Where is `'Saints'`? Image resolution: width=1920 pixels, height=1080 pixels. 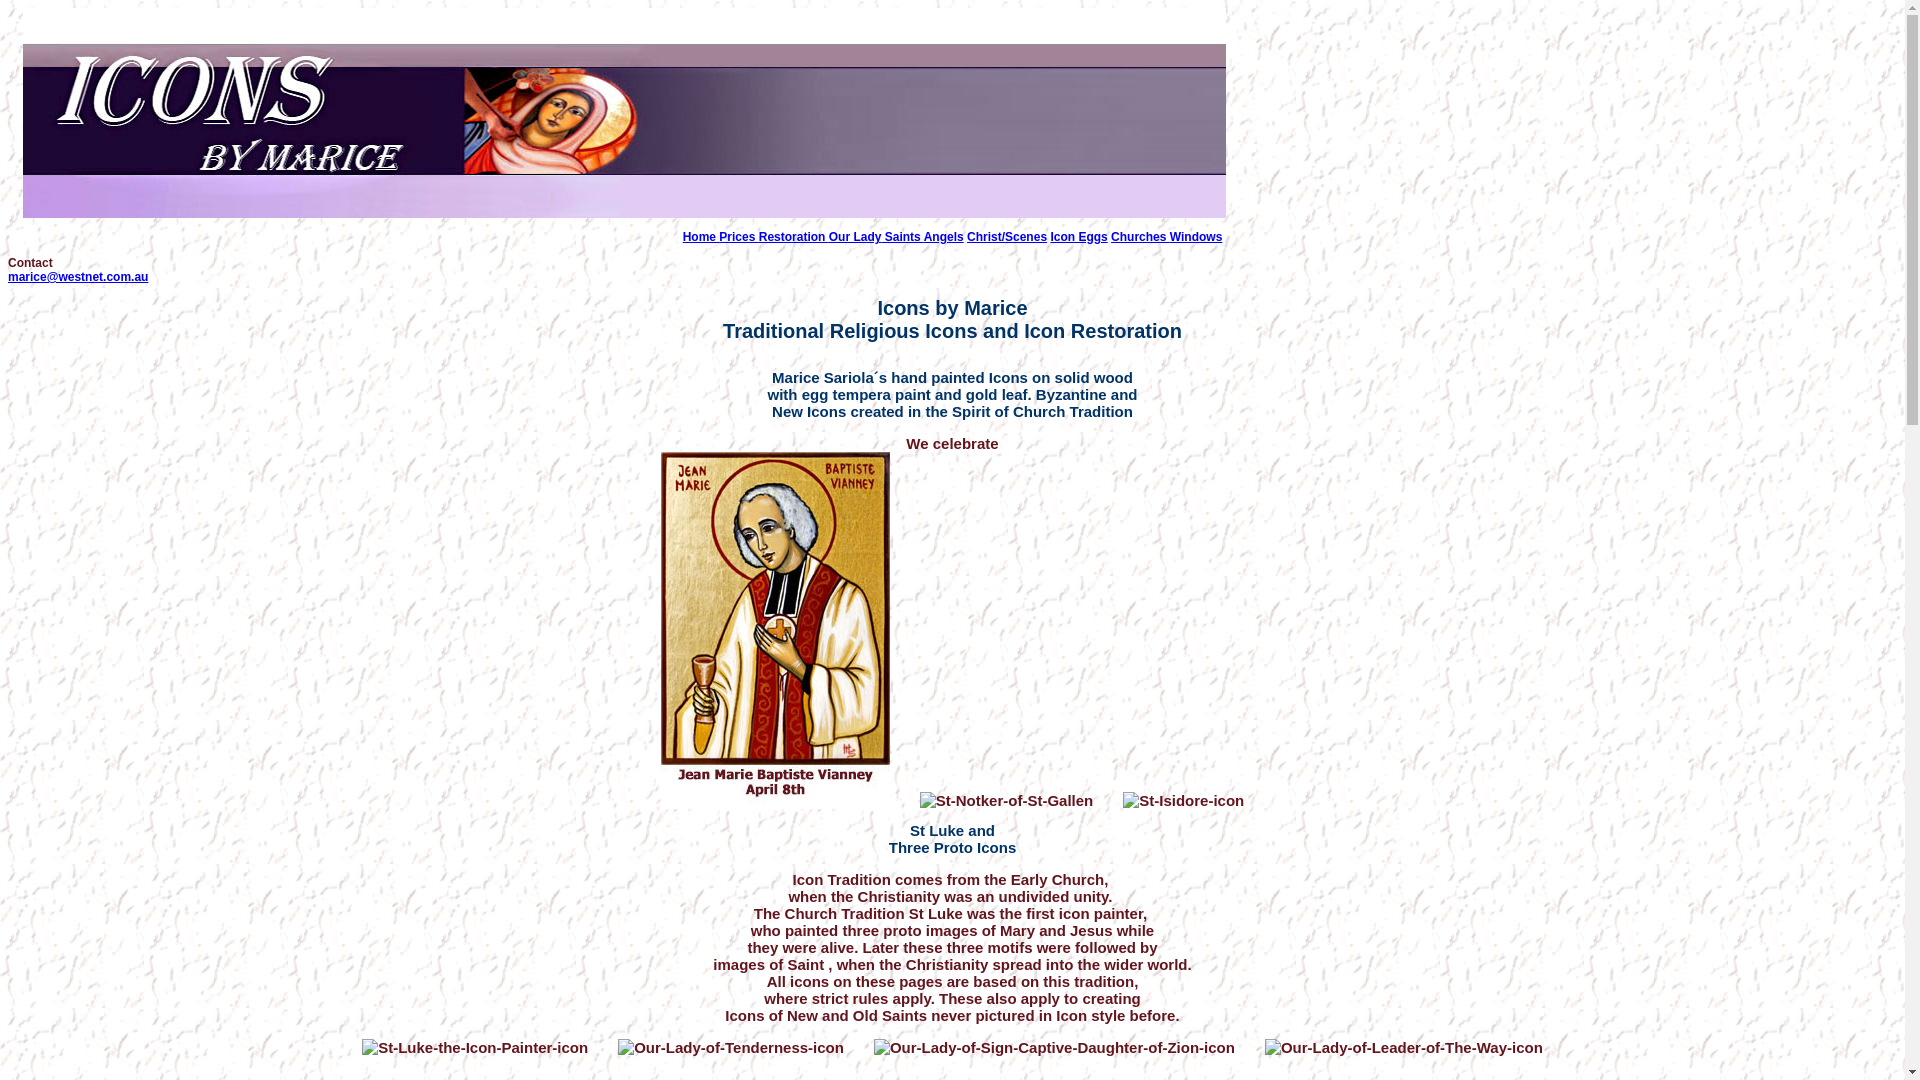 'Saints' is located at coordinates (901, 235).